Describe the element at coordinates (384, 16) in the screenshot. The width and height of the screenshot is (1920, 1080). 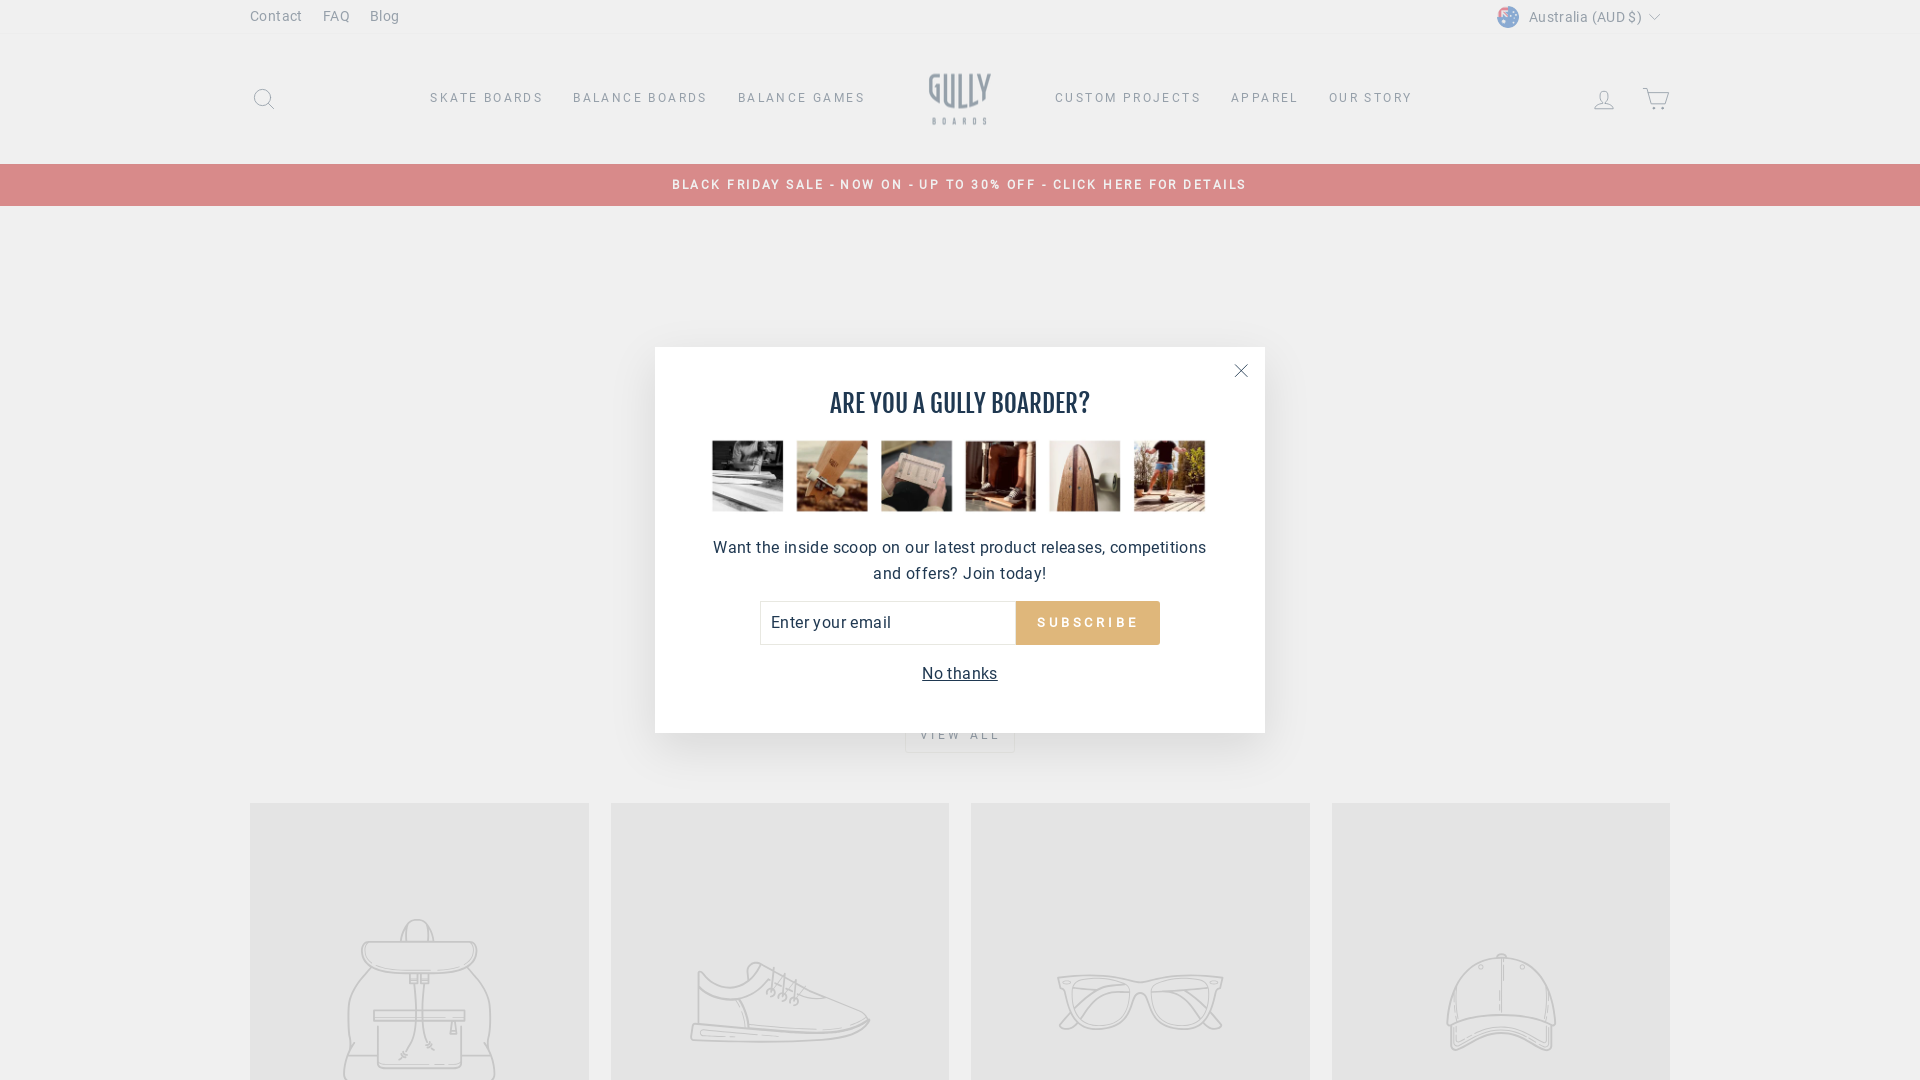
I see `'Blog'` at that location.